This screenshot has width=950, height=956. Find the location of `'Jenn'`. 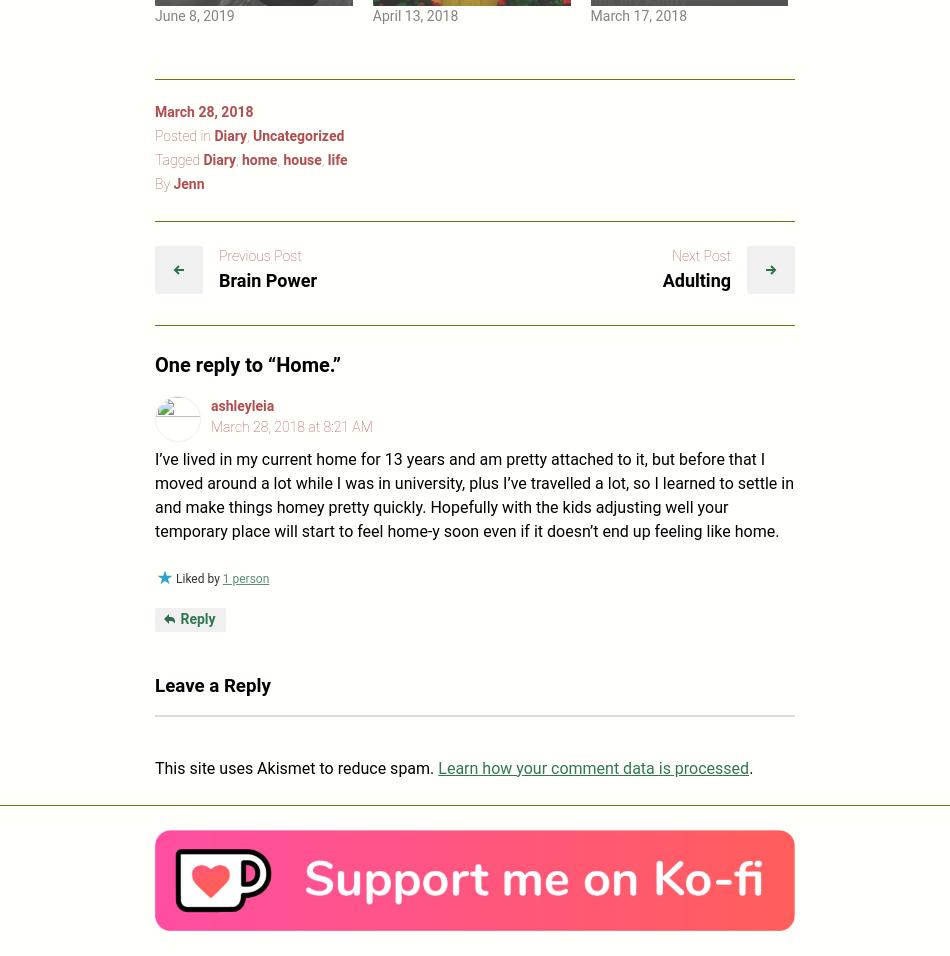

'Jenn' is located at coordinates (188, 182).